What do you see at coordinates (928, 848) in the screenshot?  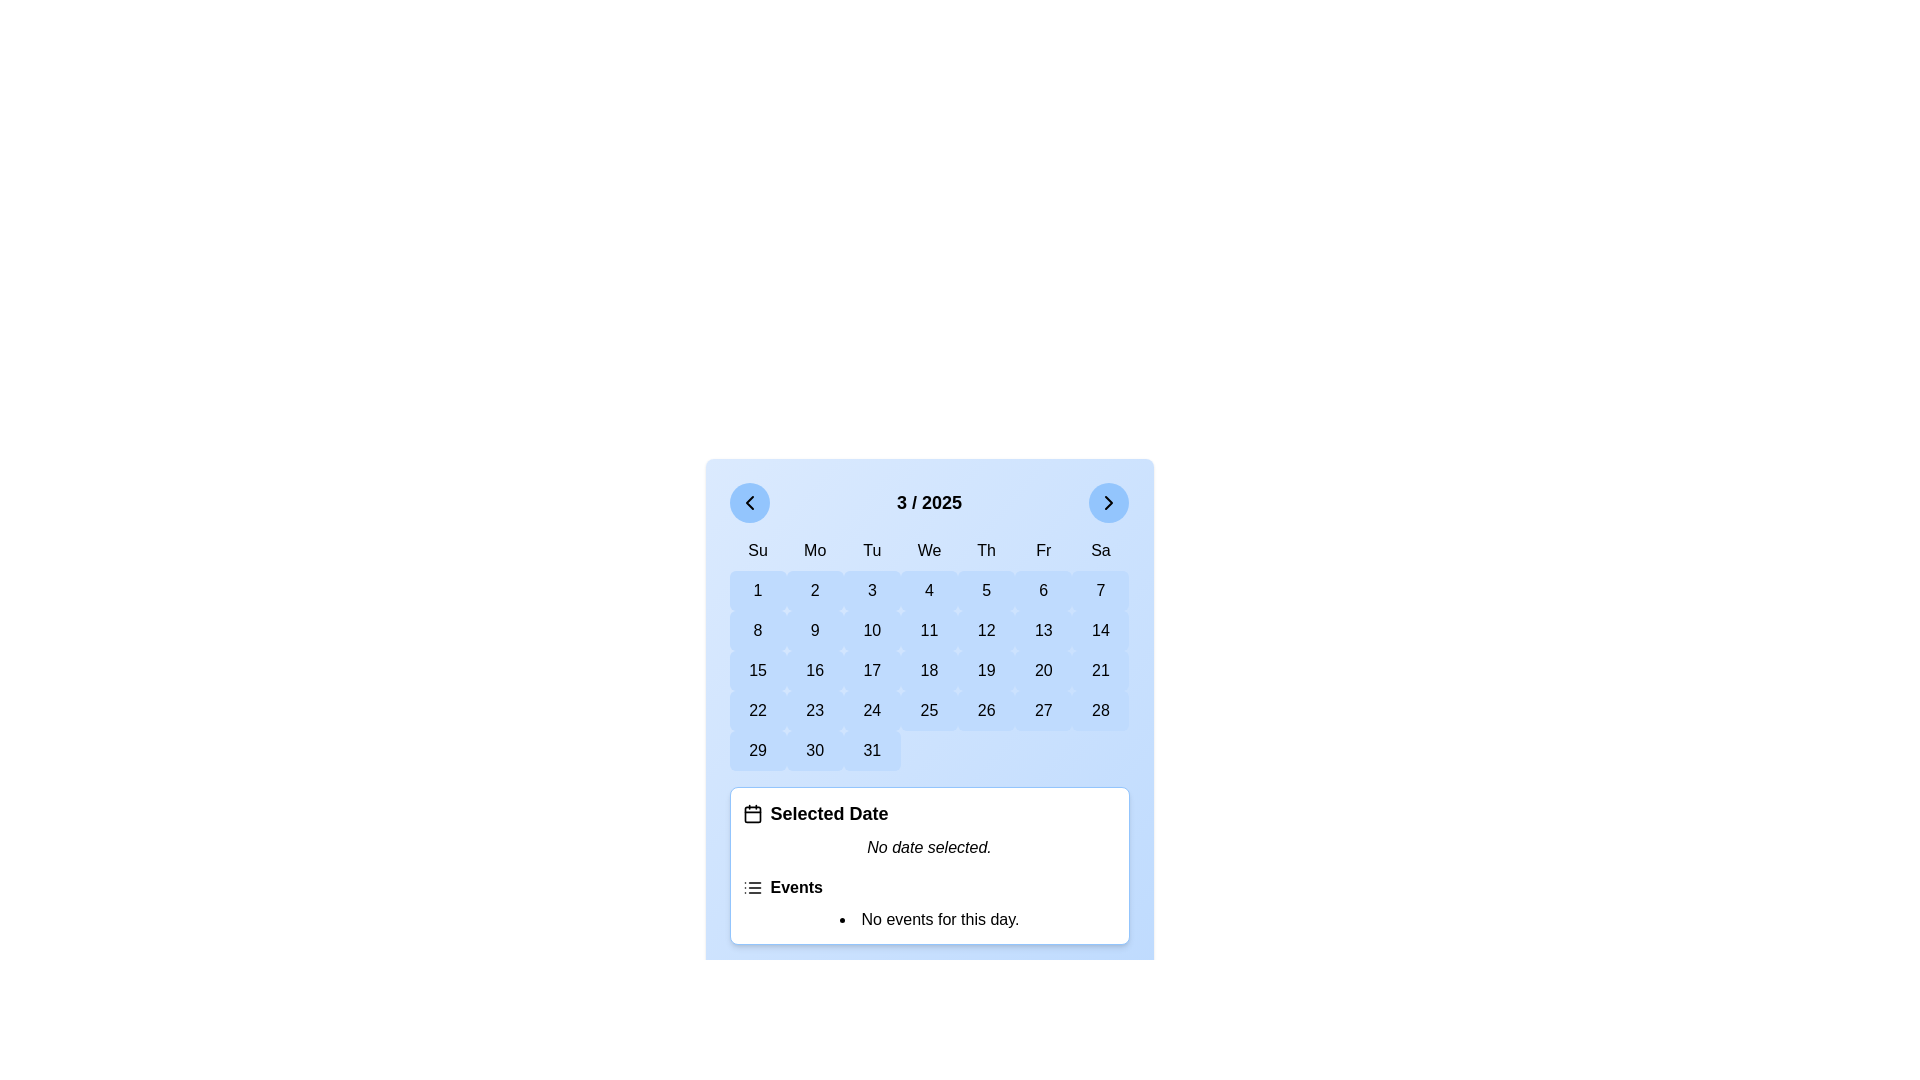 I see `the Text Label indicating 'No date selected.' which is positioned below the 'Selected Date' header within a white card` at bounding box center [928, 848].